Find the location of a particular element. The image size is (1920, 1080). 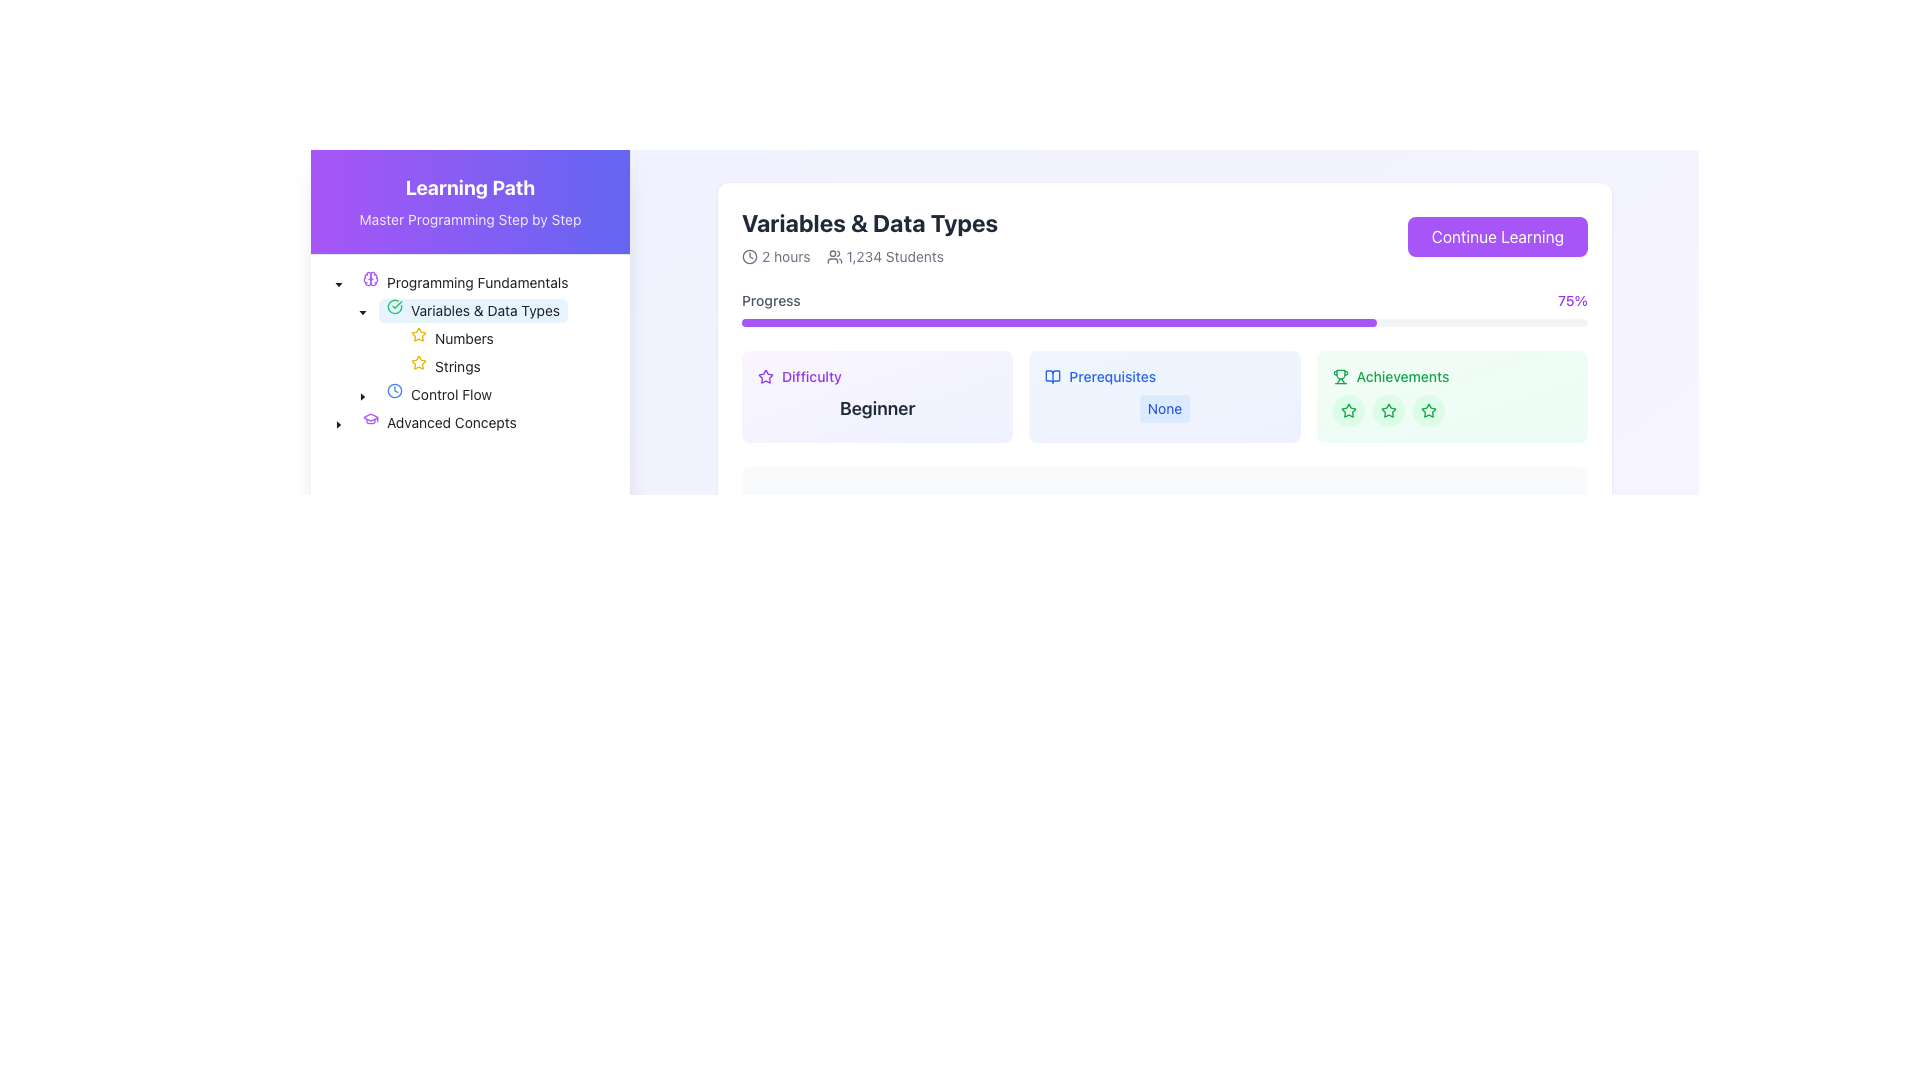

the 'Numbers' text label with the yellow star icon for keyboard navigation is located at coordinates (451, 338).